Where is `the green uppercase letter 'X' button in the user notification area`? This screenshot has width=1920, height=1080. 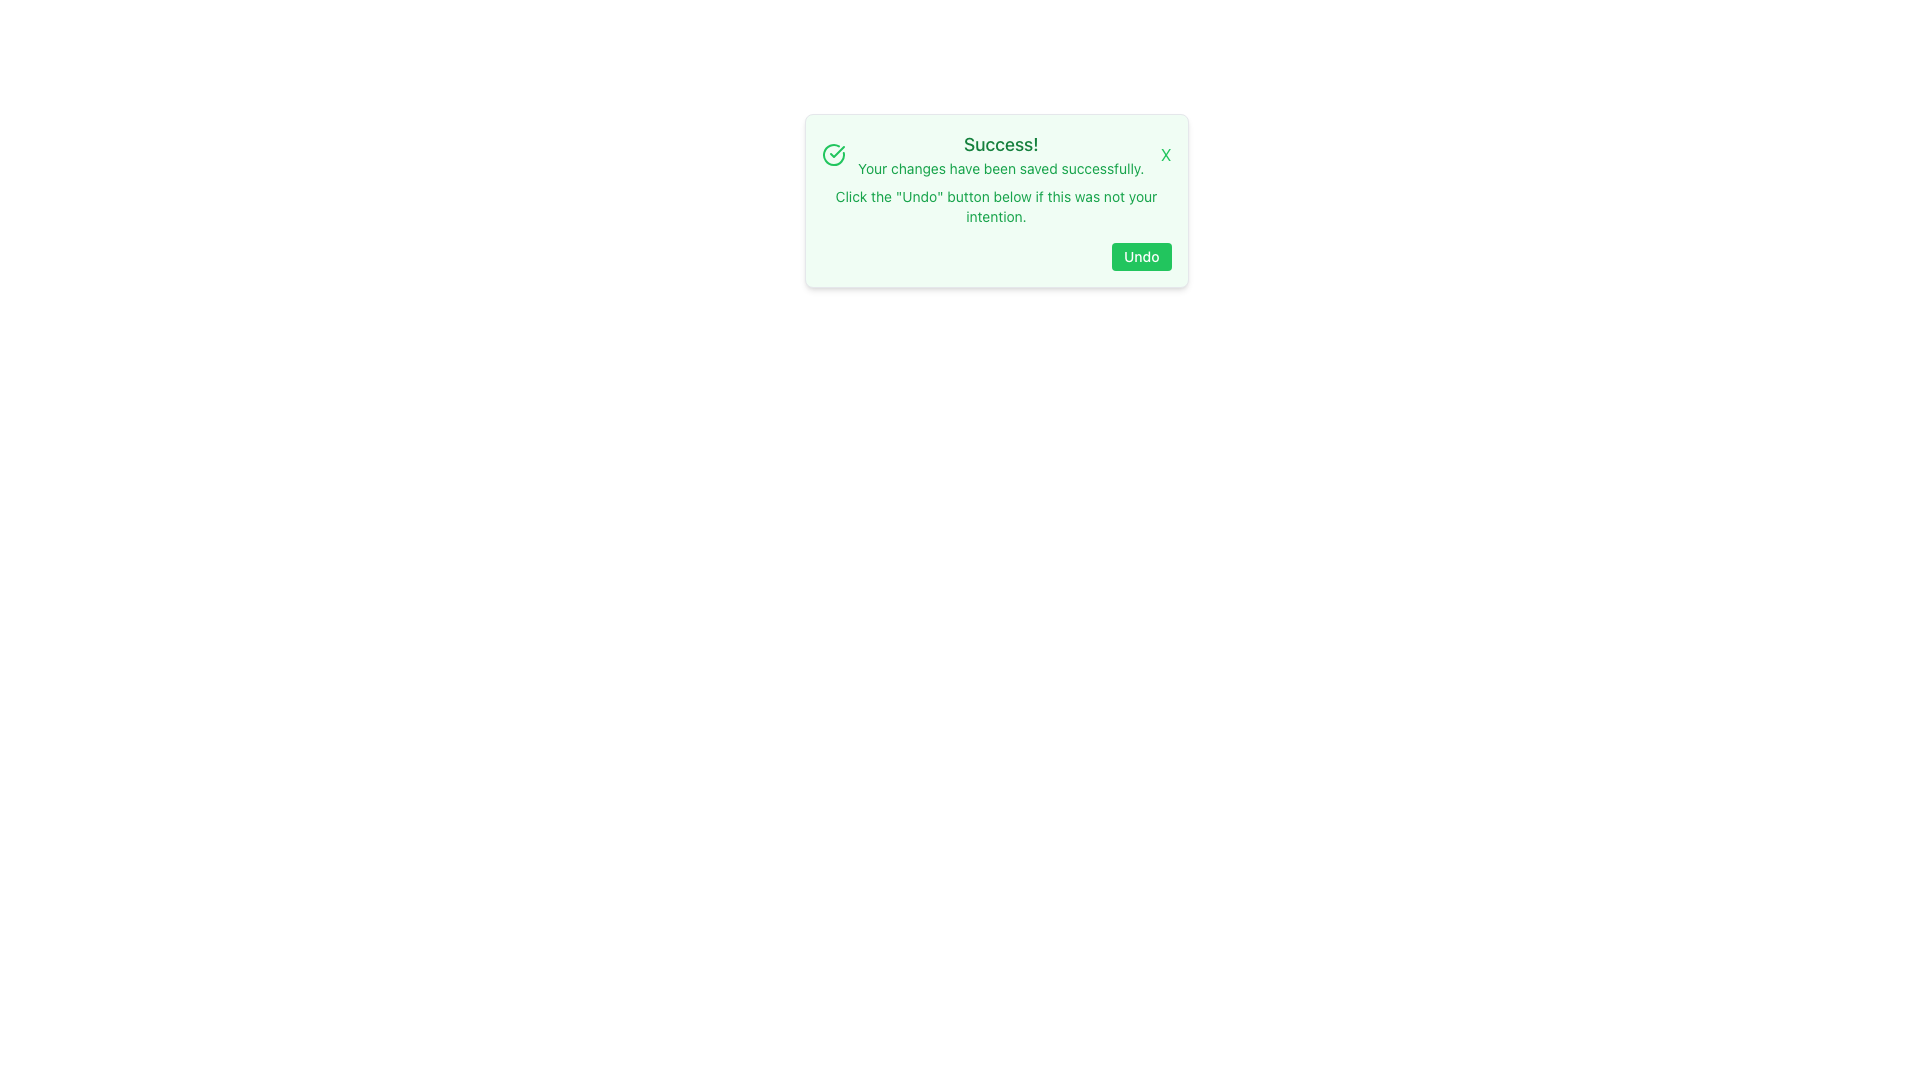 the green uppercase letter 'X' button in the user notification area is located at coordinates (1166, 153).